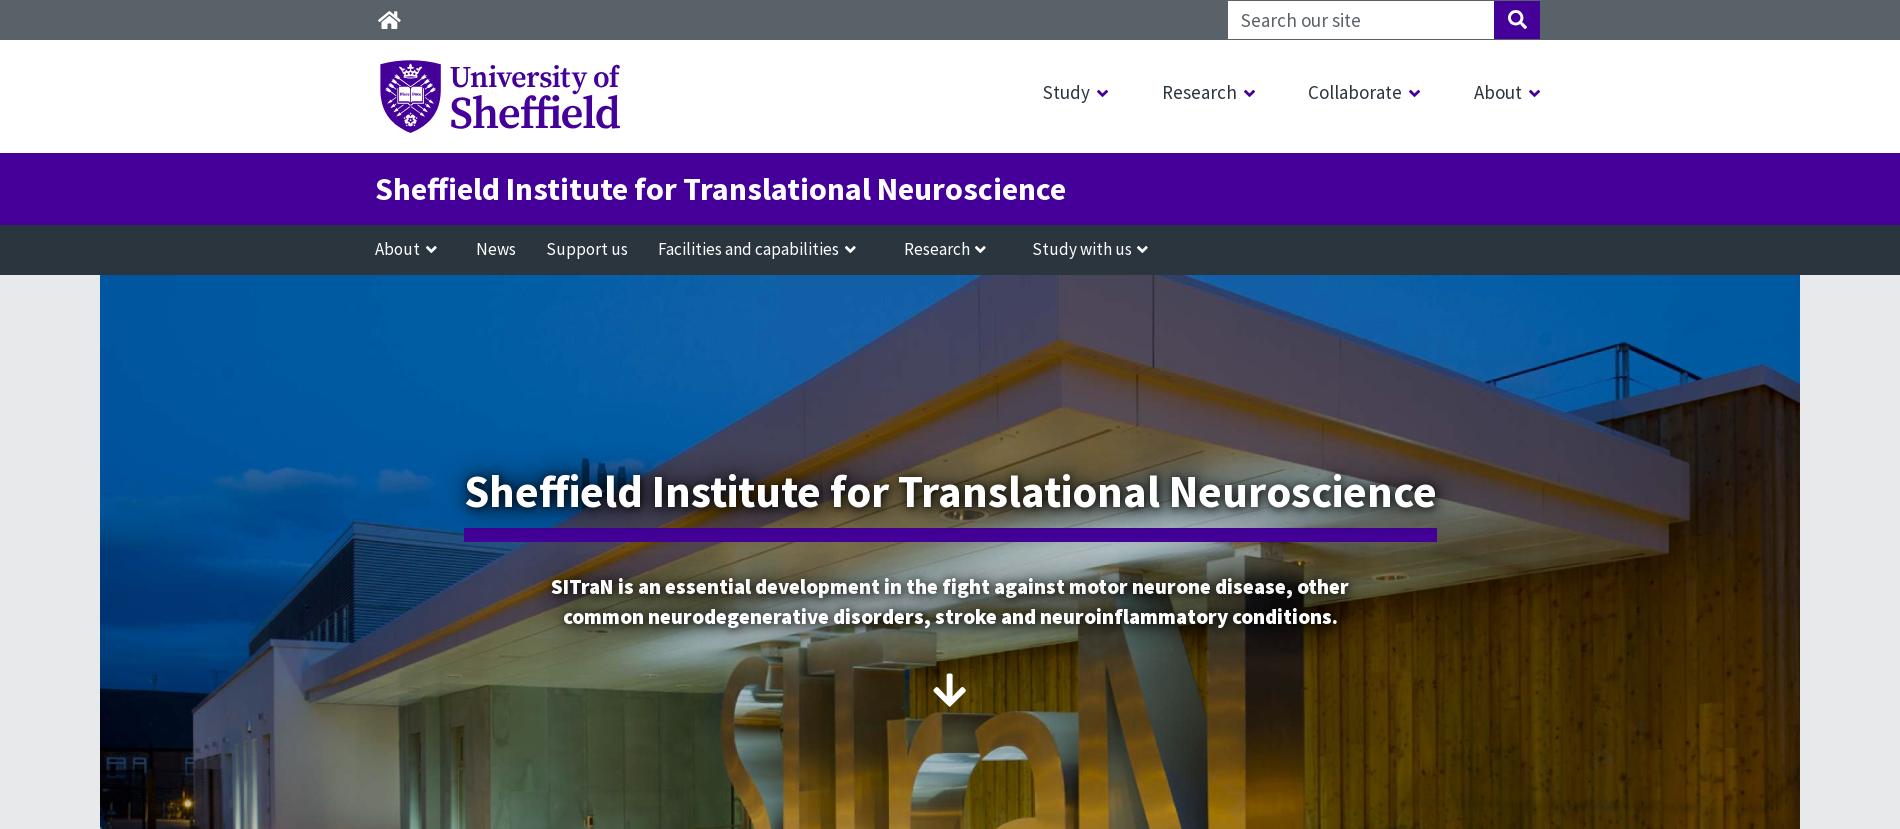  Describe the element at coordinates (585, 248) in the screenshot. I see `'Support us'` at that location.